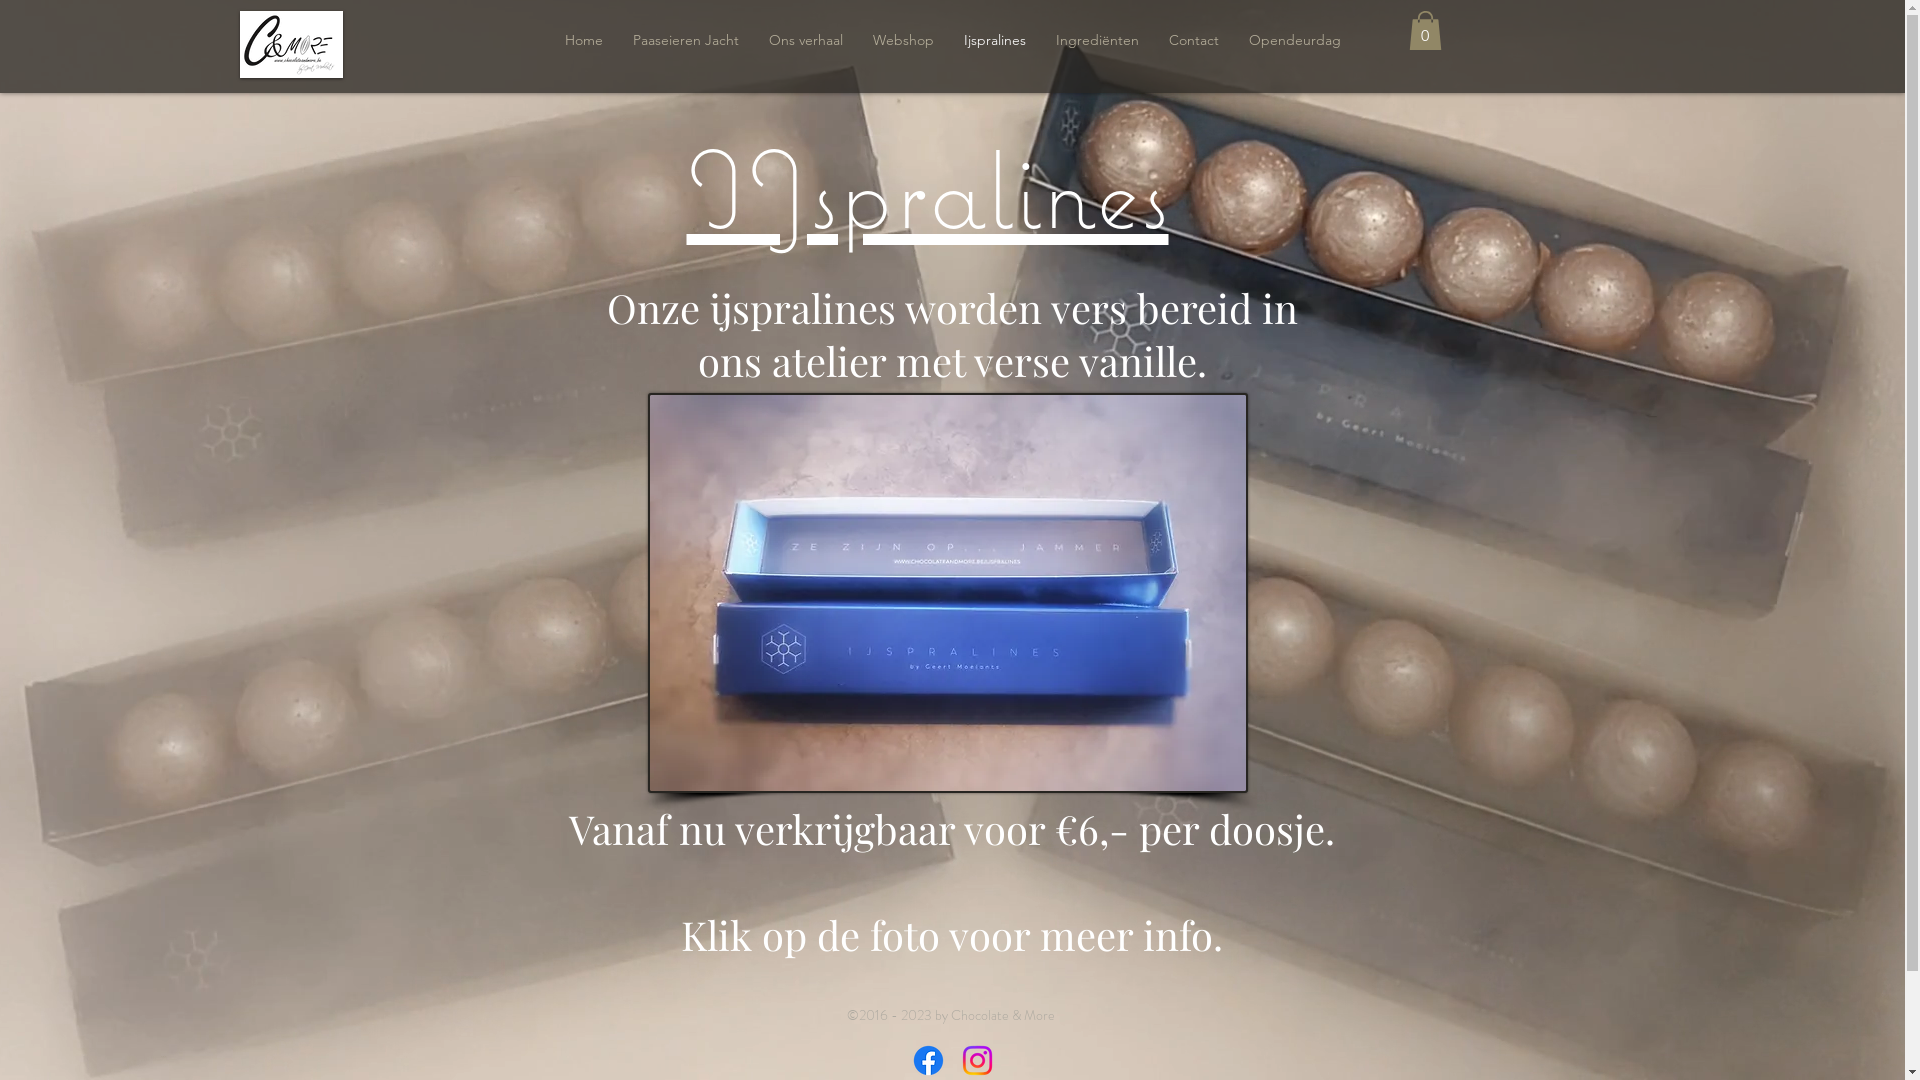  What do you see at coordinates (947, 592) in the screenshot?
I see `'IMG_20200217_154204_185.jpg'` at bounding box center [947, 592].